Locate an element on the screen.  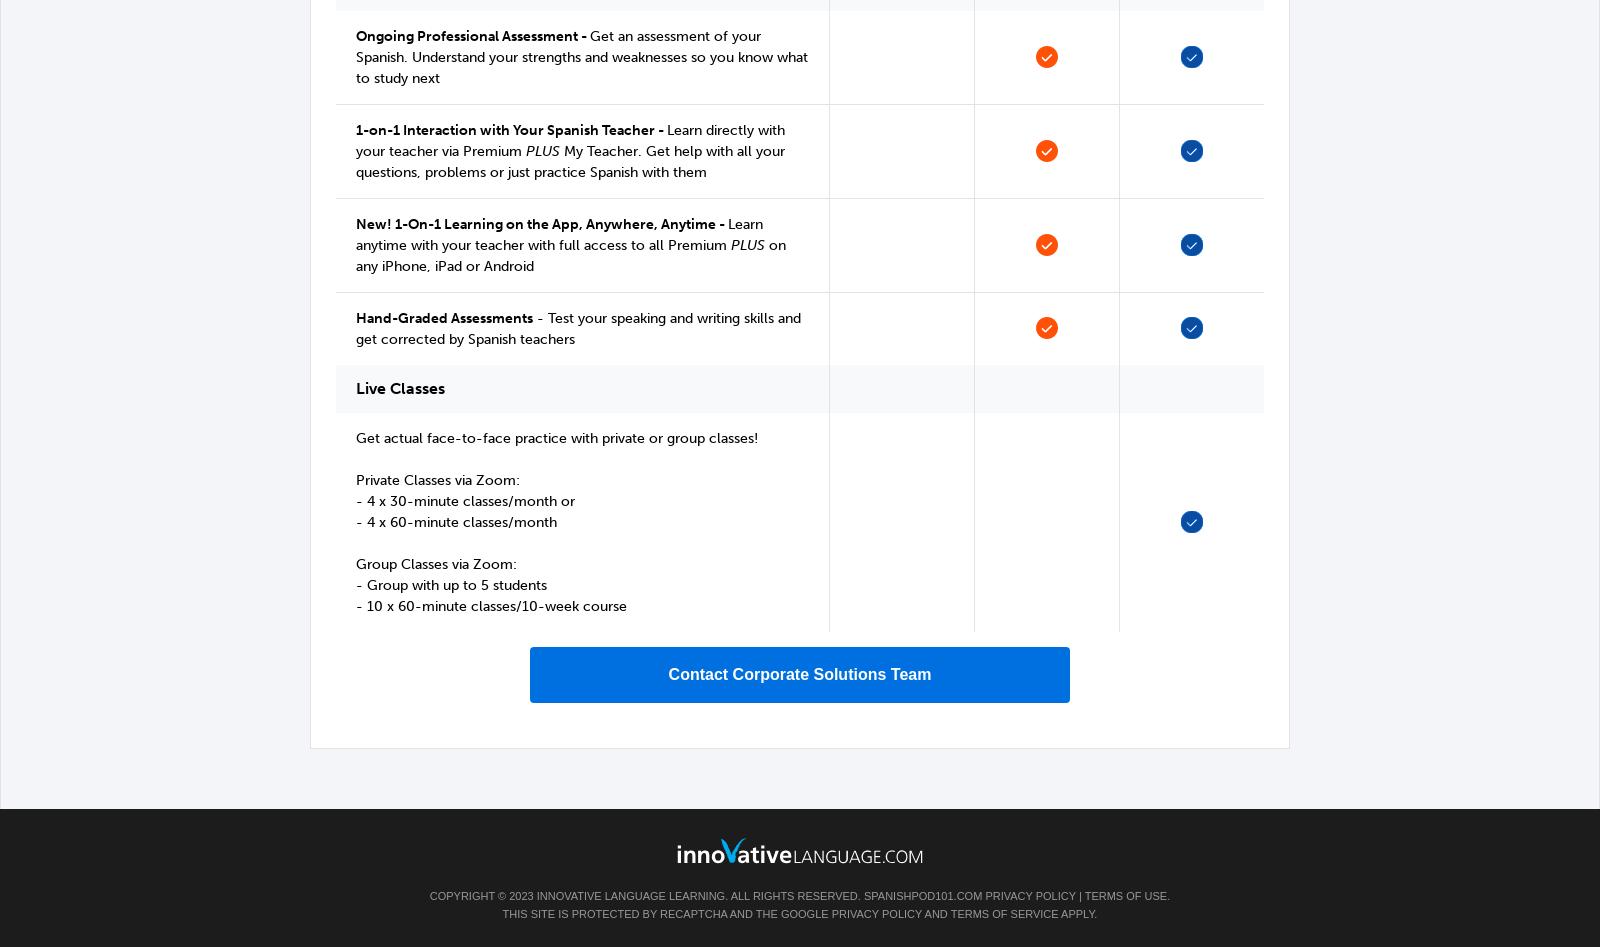
'Get actual face-to-face practice with private or group classes!' is located at coordinates (555, 438).